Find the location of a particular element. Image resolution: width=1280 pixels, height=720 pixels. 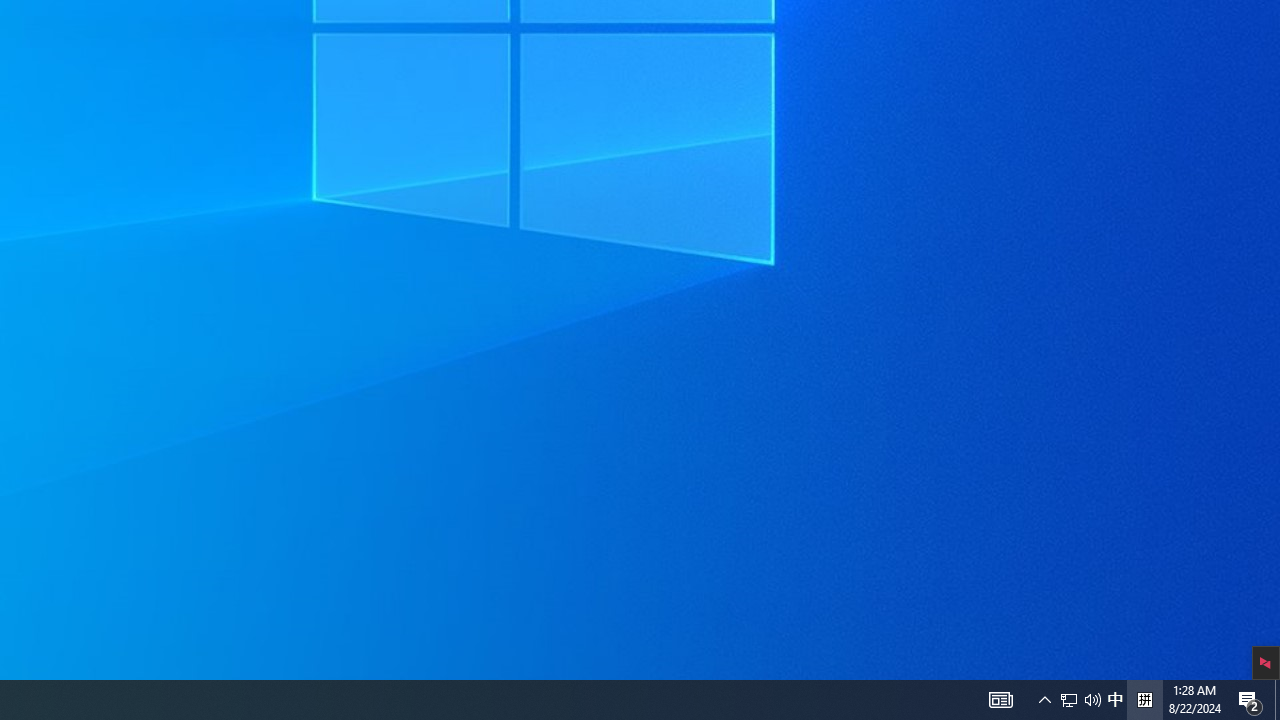

'Q2790: 100%' is located at coordinates (1092, 698).